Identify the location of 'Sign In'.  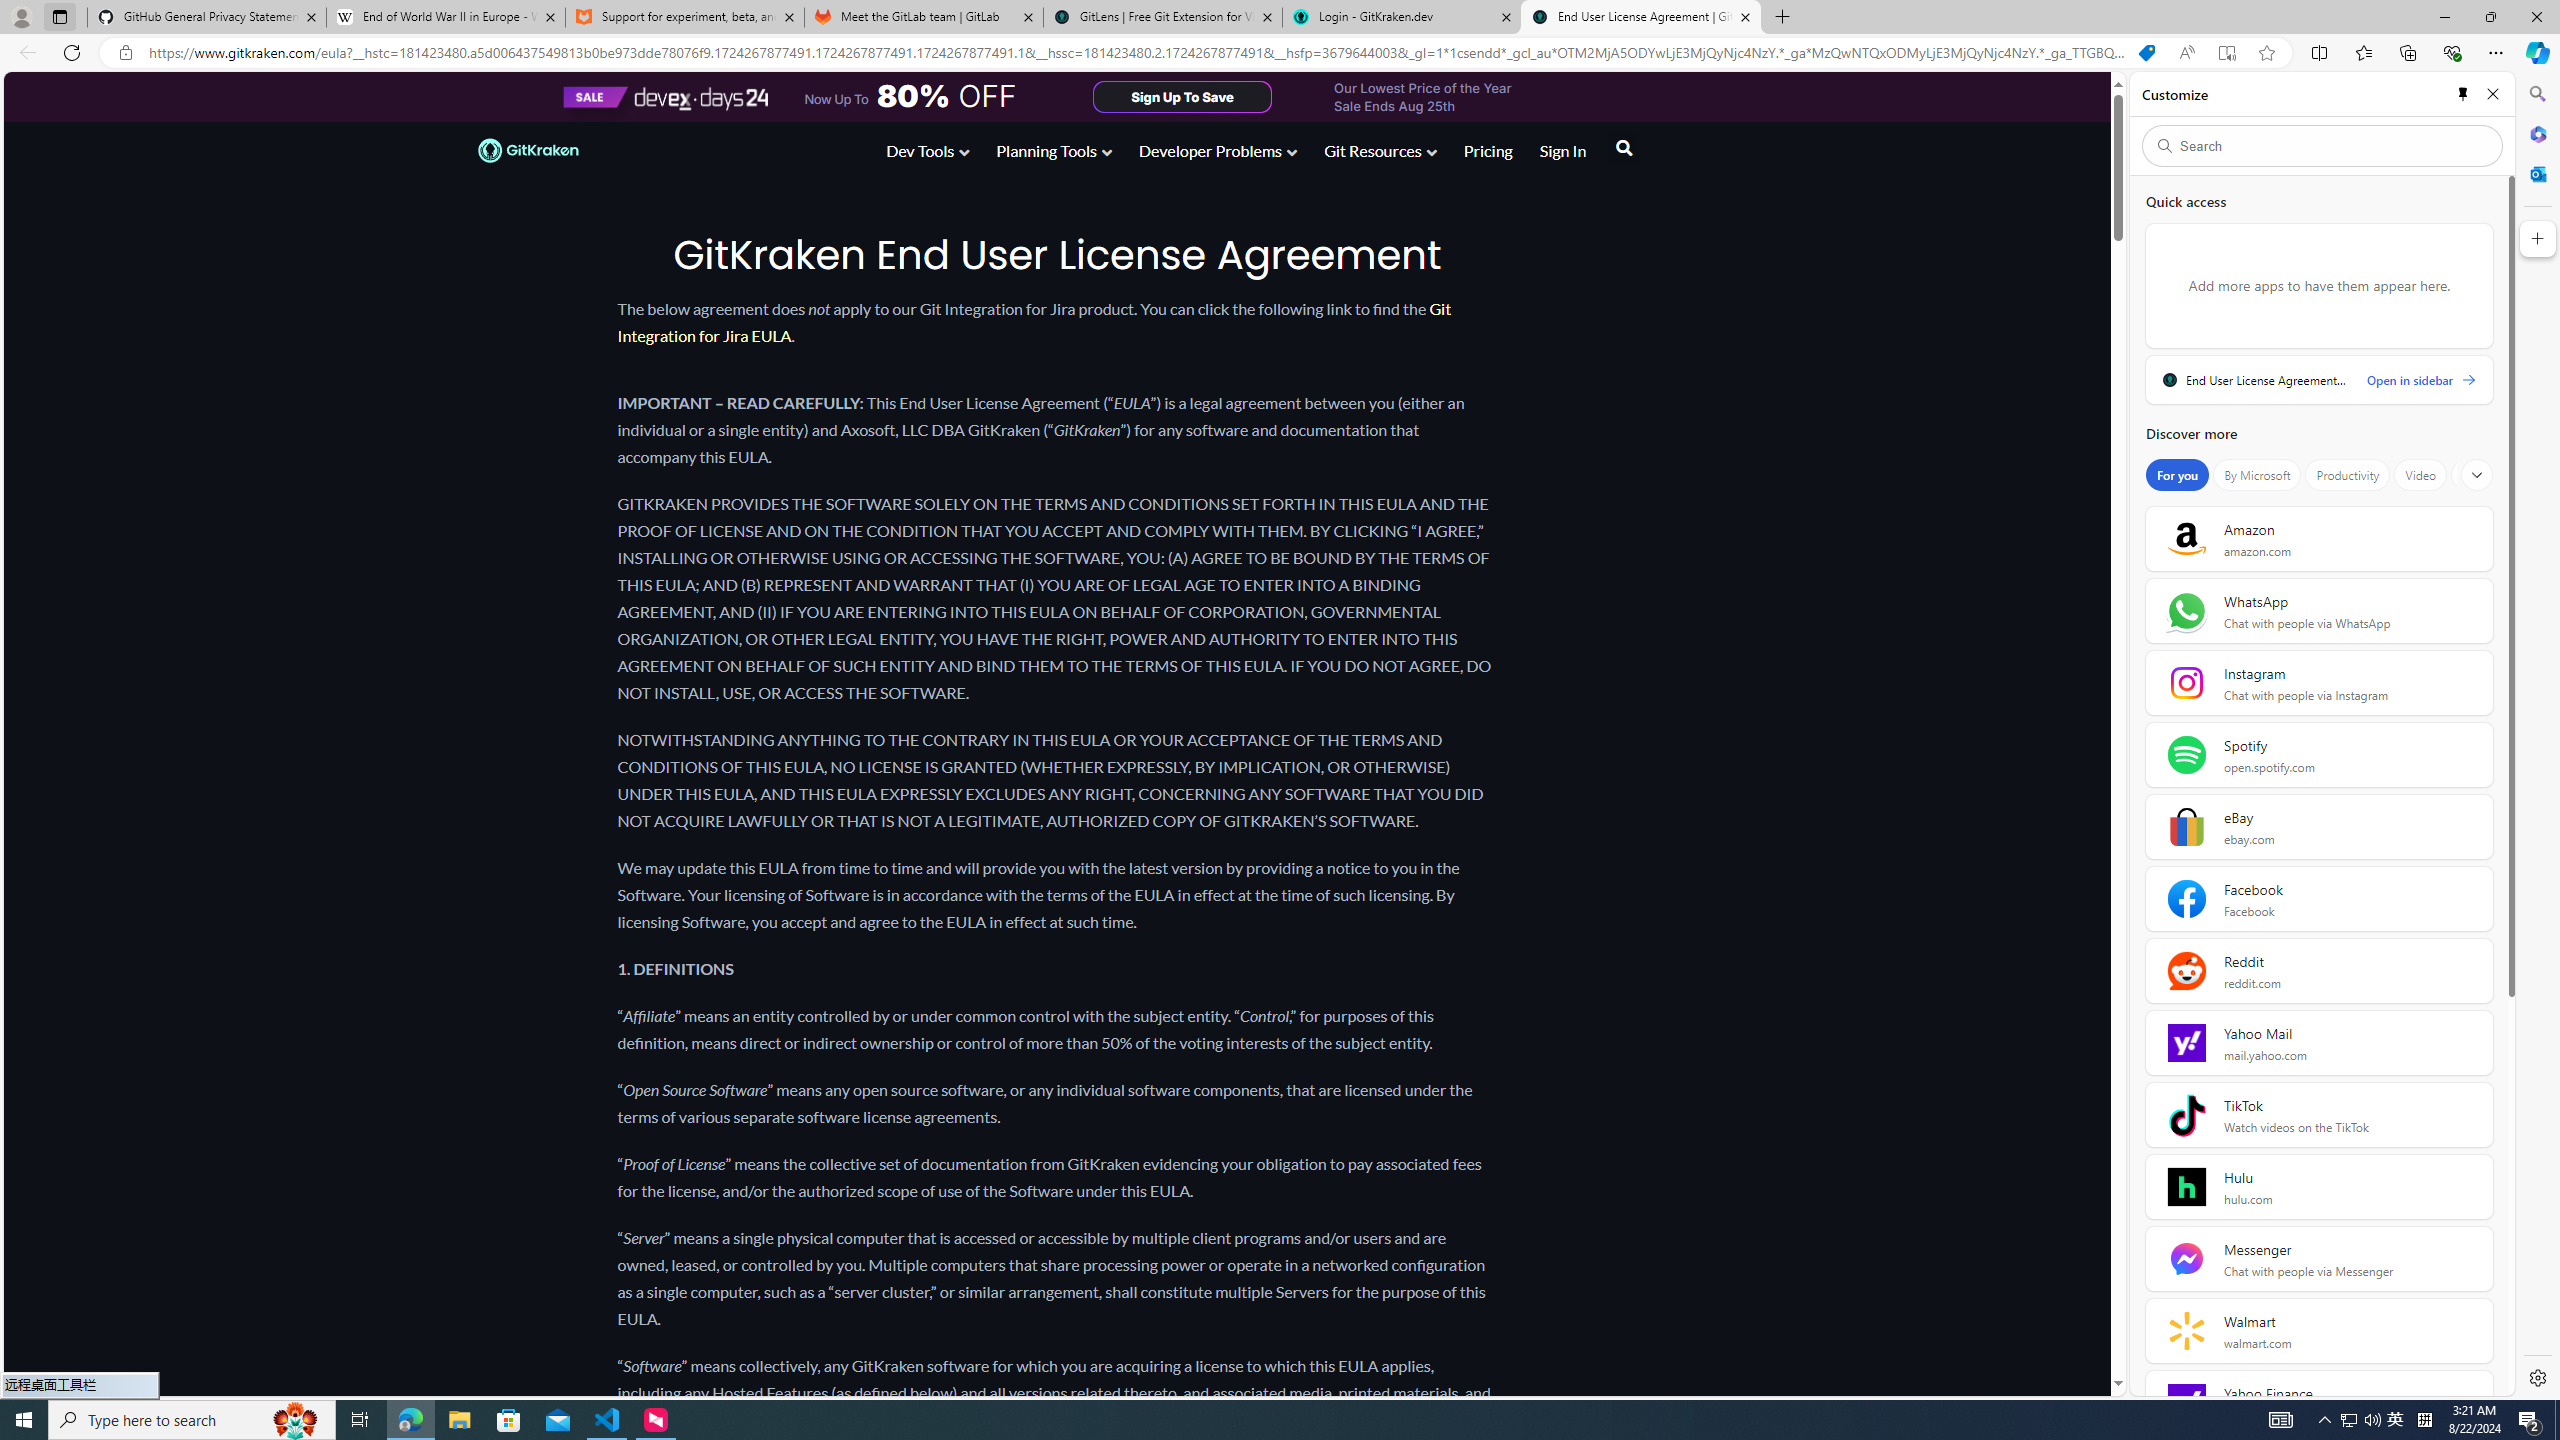
(1561, 153).